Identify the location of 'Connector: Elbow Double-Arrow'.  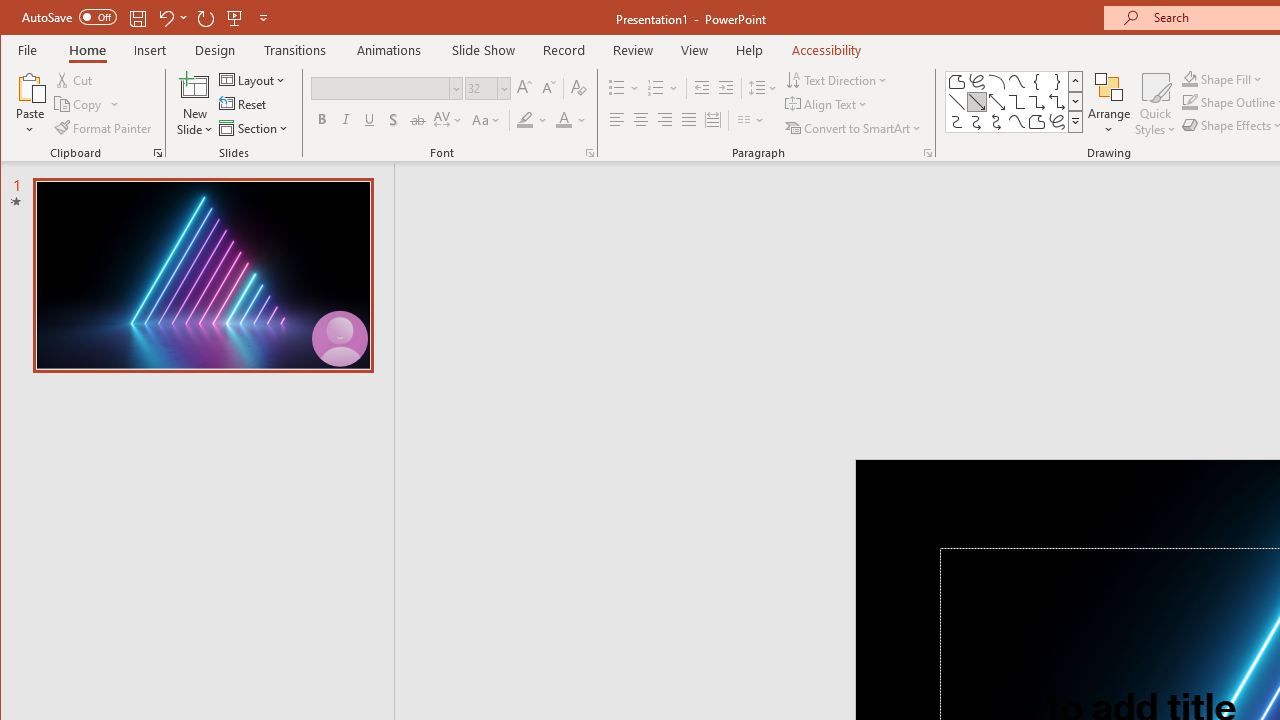
(1056, 102).